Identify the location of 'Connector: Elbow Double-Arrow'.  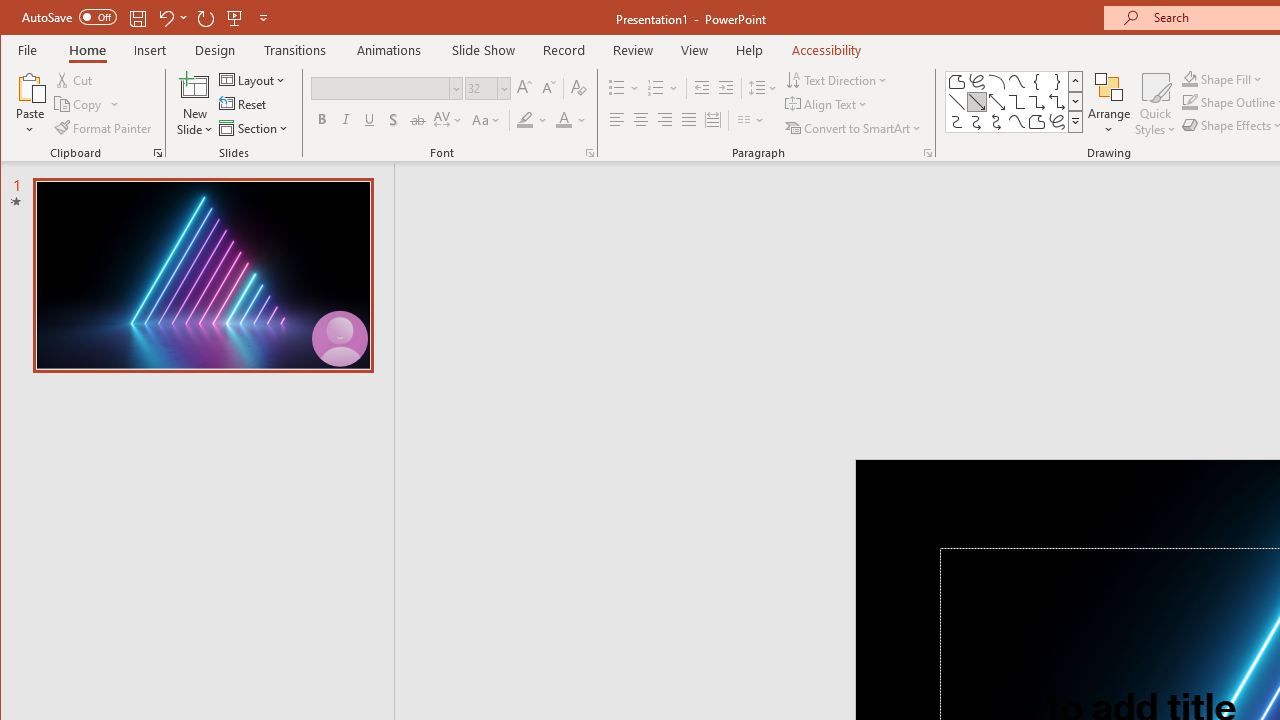
(1056, 102).